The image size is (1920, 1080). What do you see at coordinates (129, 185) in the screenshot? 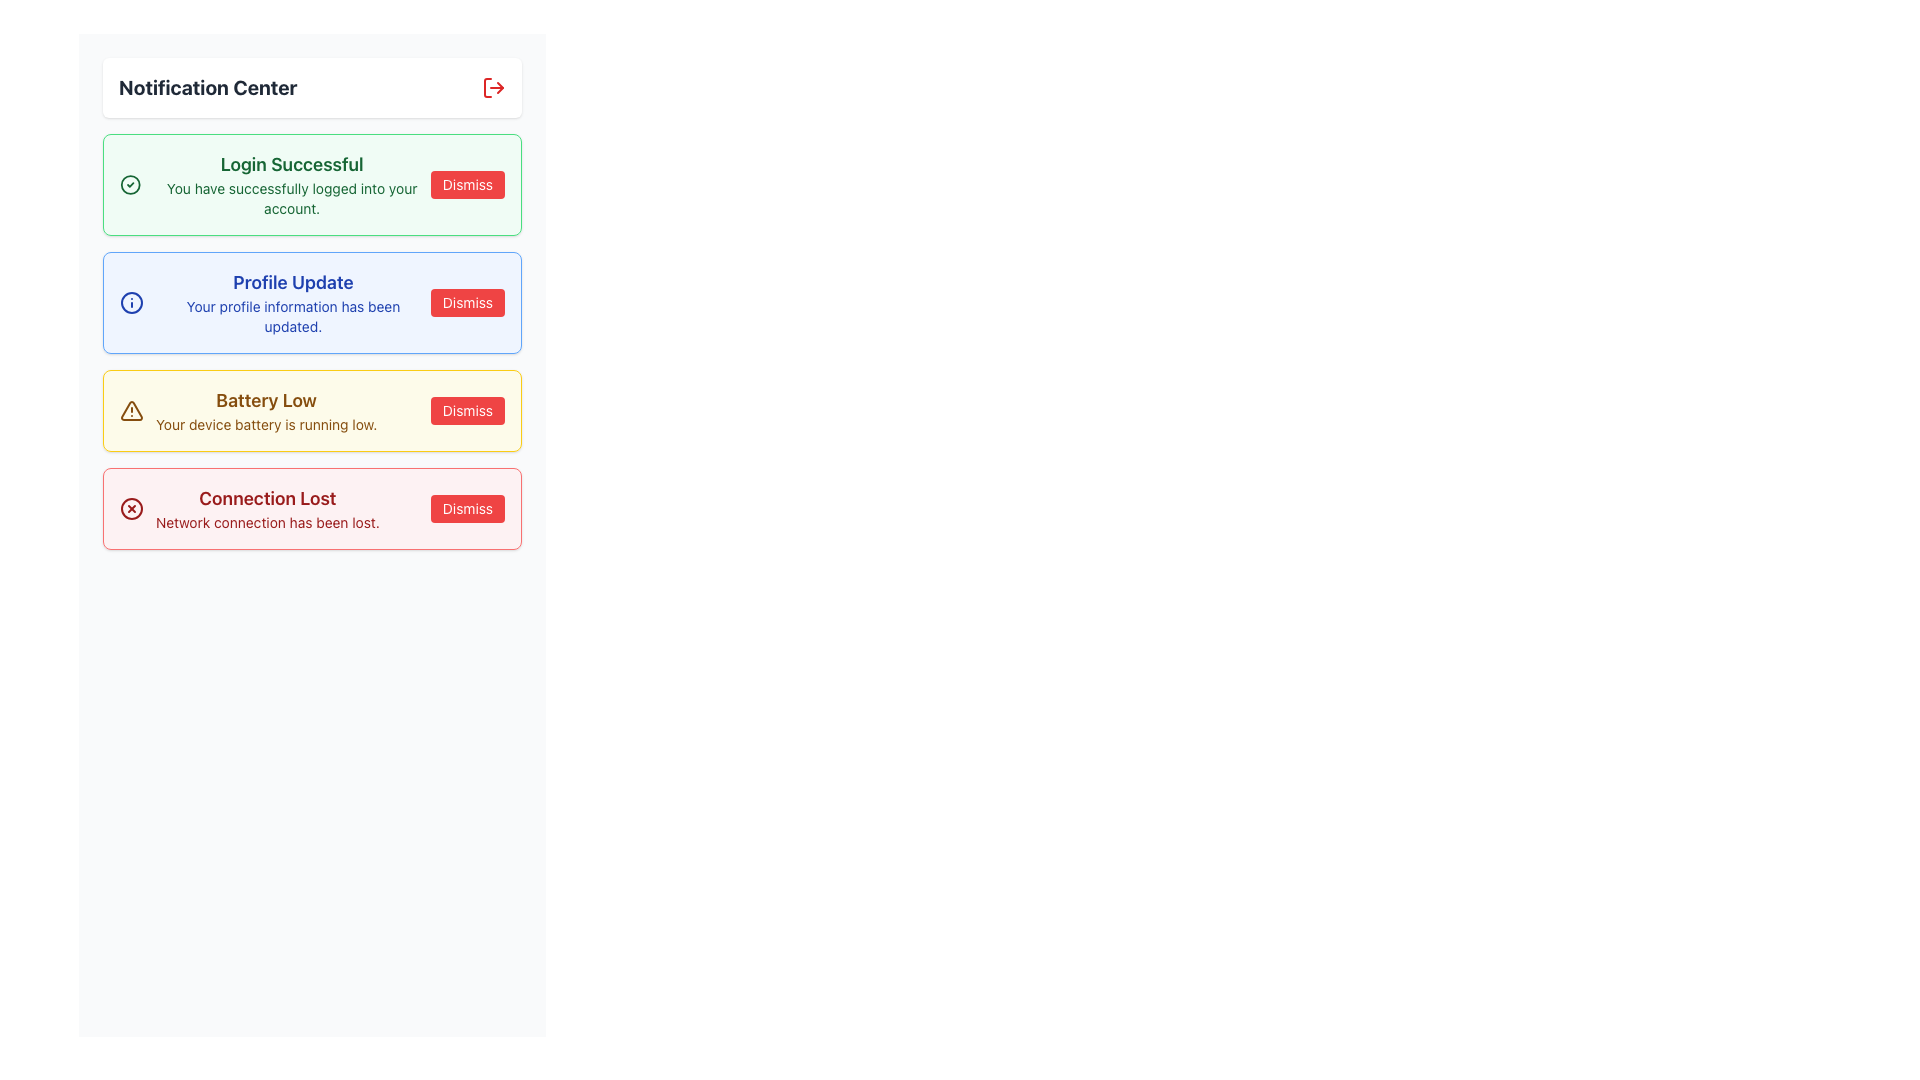
I see `the Circle element within the 'Login Successful' notification card, which signifies a successful action or confirmation` at bounding box center [129, 185].